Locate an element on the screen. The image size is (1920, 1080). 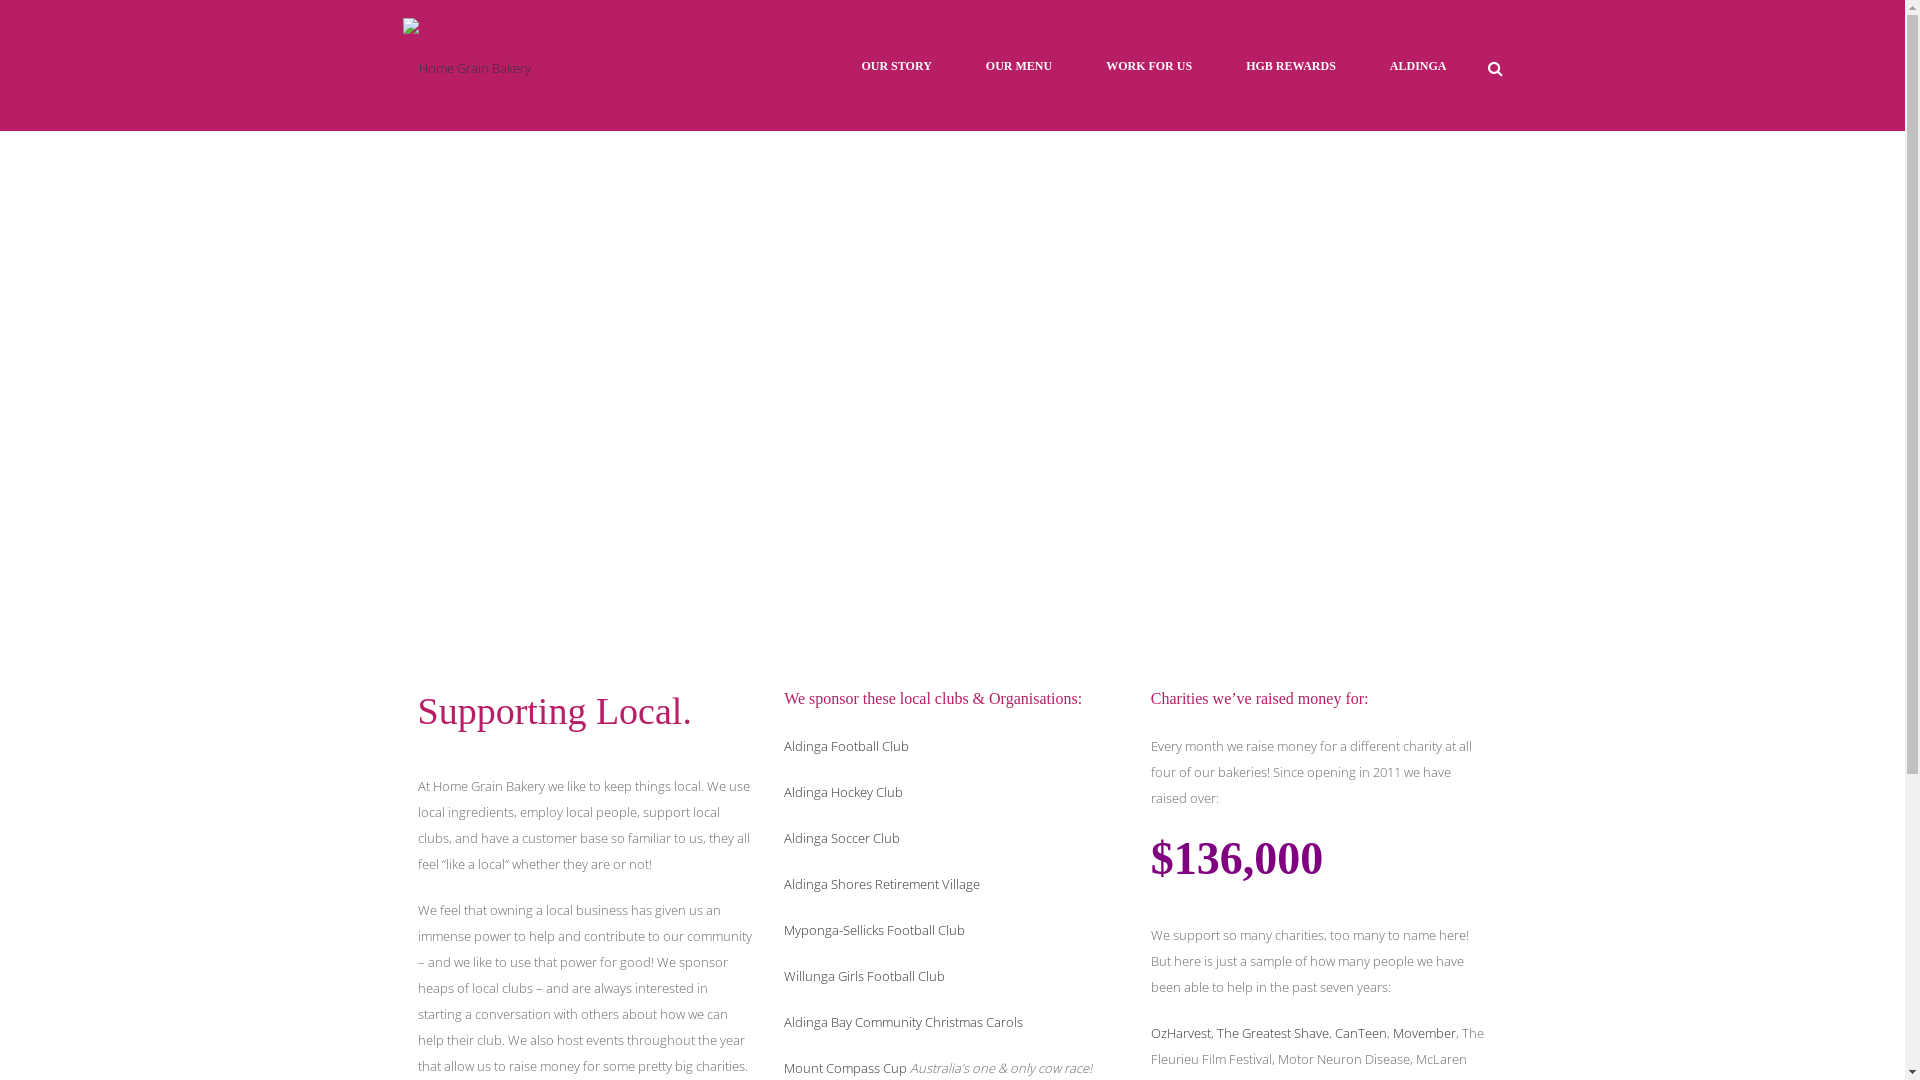
'CanTeen' is located at coordinates (1360, 1033).